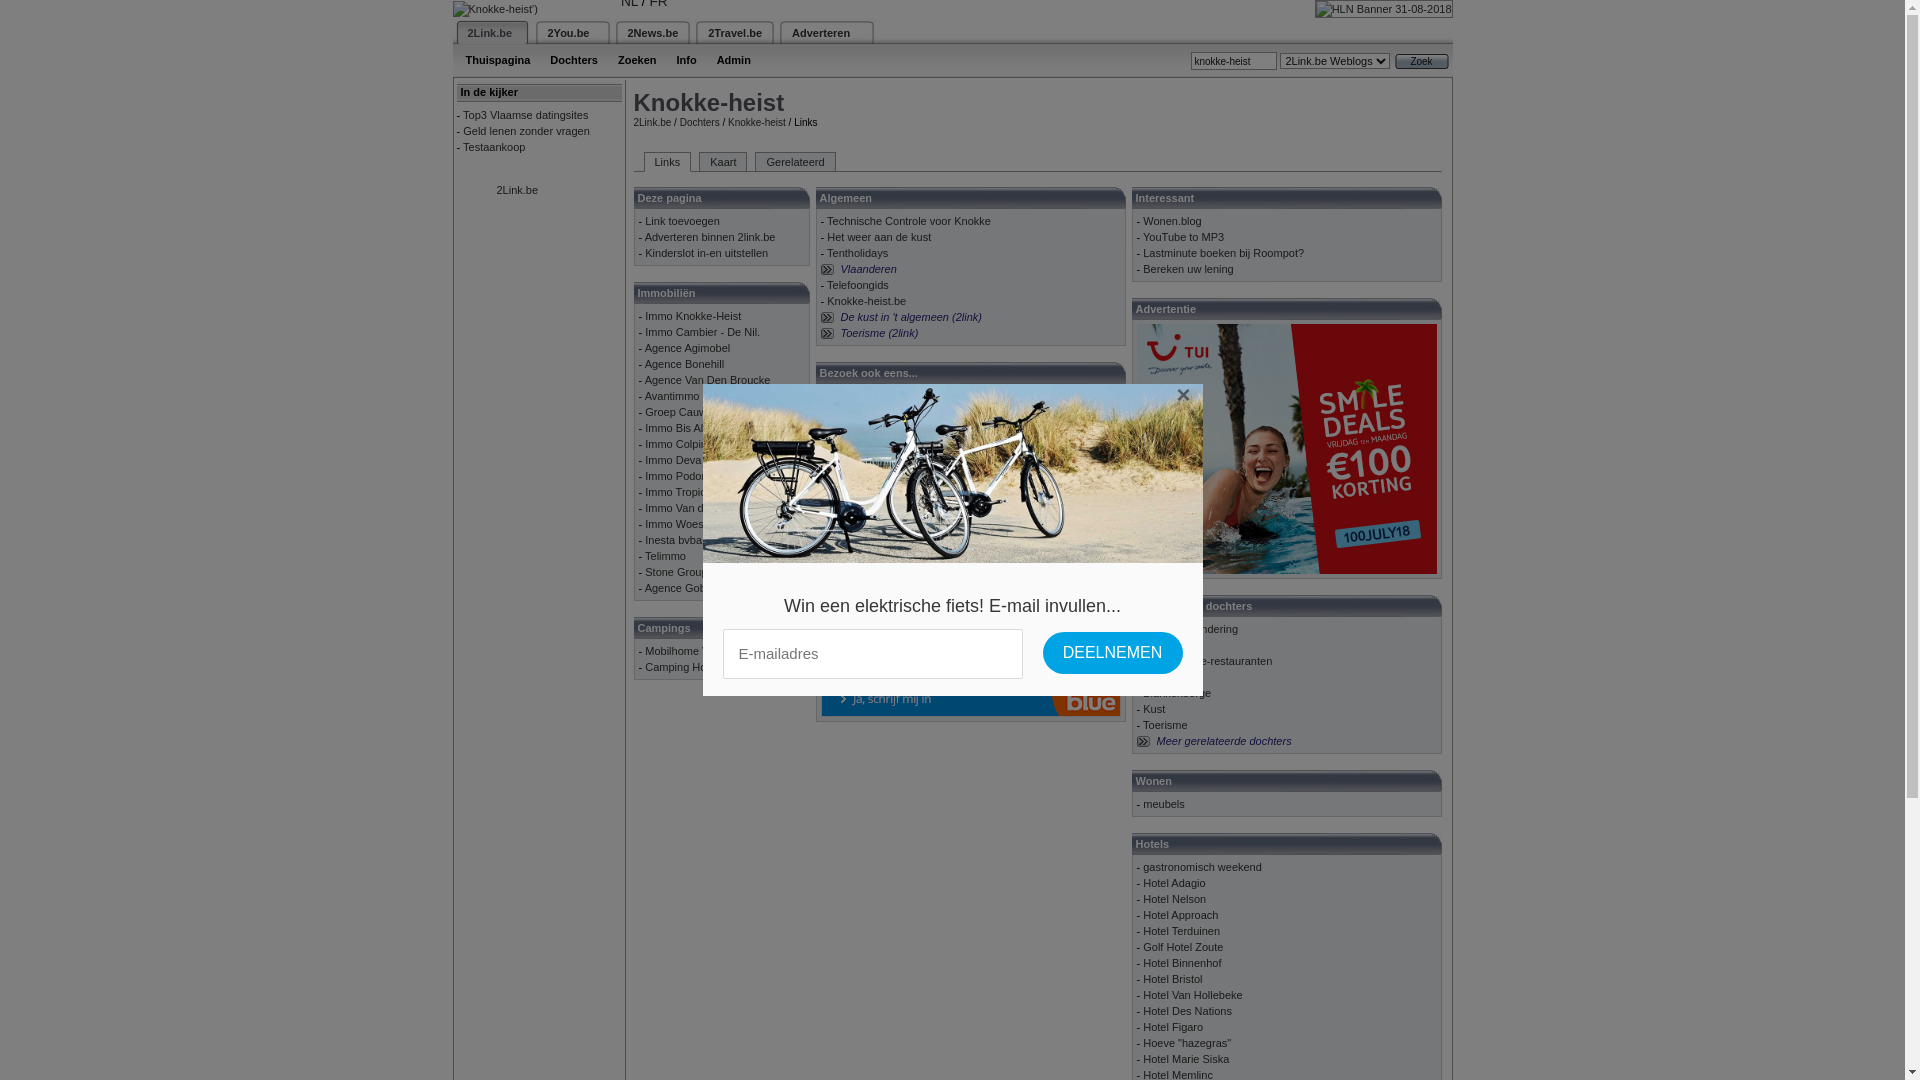 The width and height of the screenshot is (1920, 1080). What do you see at coordinates (644, 380) in the screenshot?
I see `'Agence Van Den Broucke'` at bounding box center [644, 380].